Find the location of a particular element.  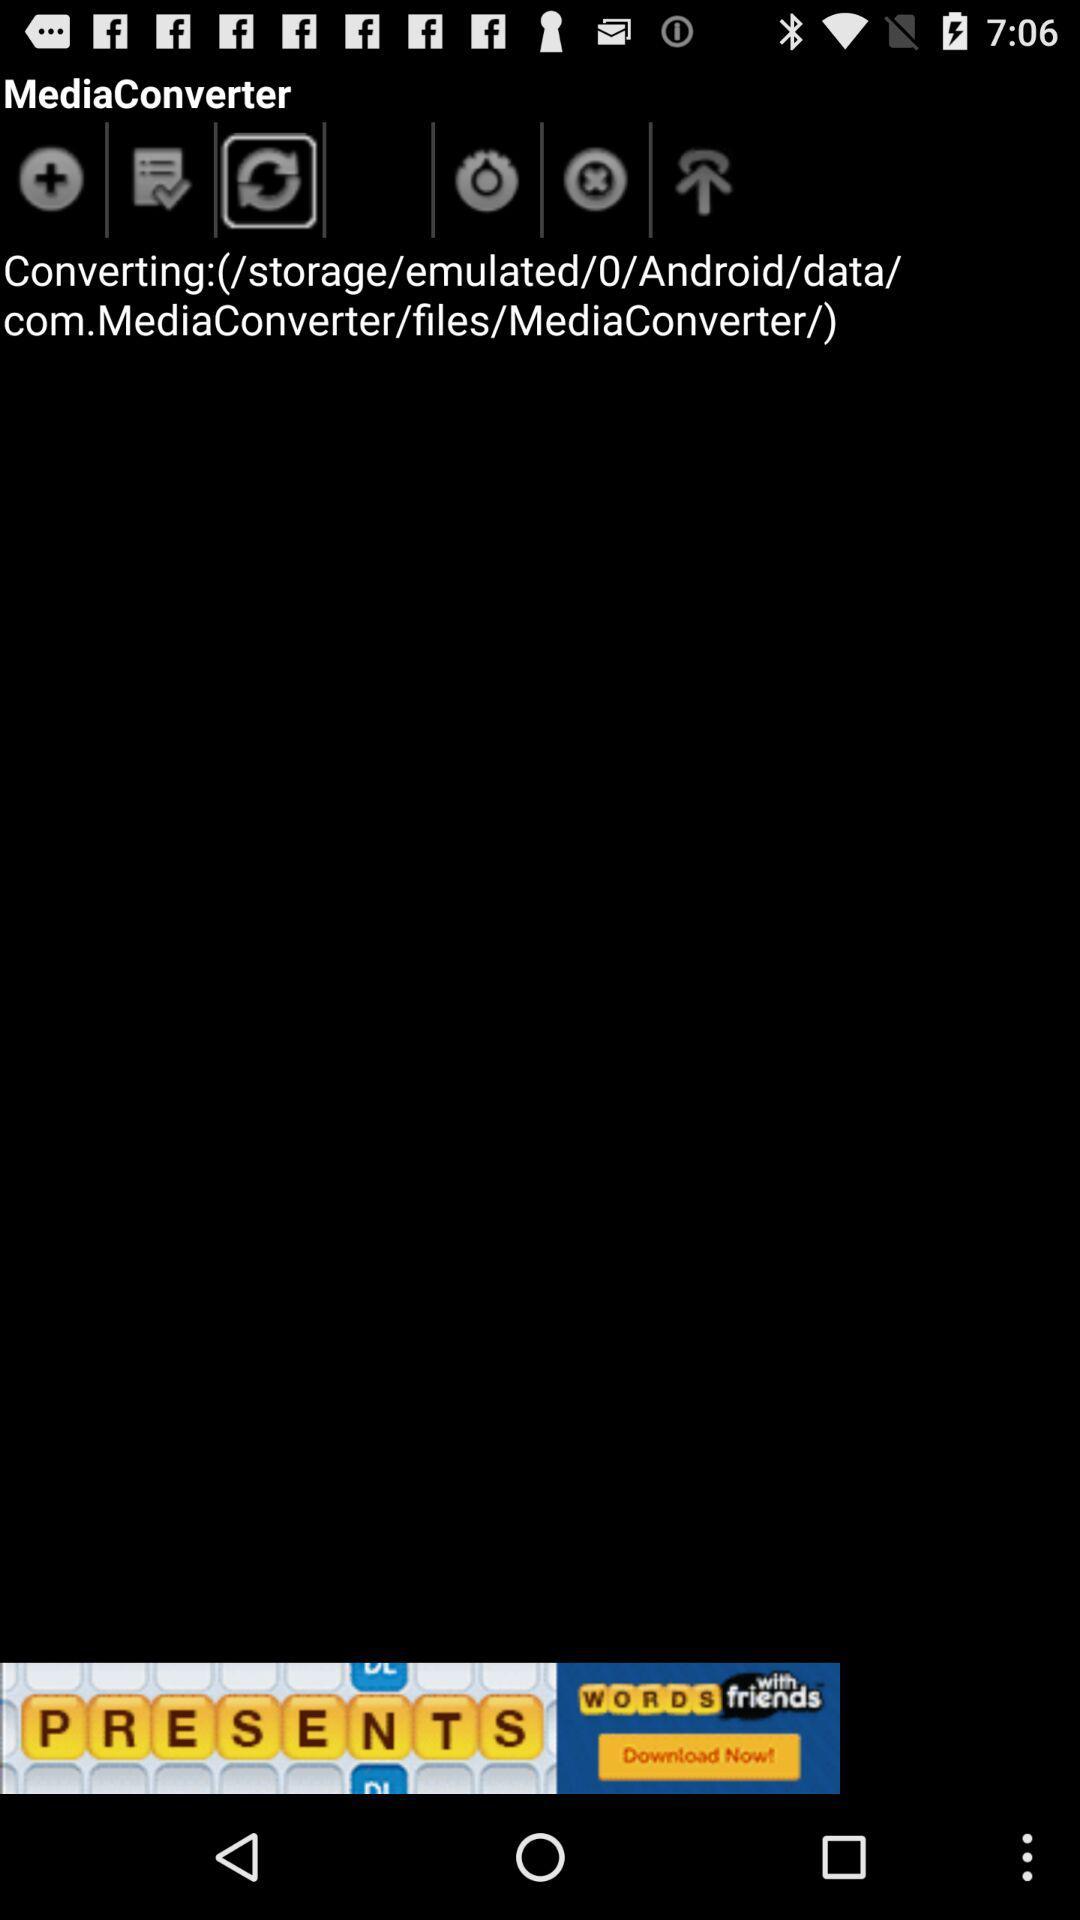

the refresh icon is located at coordinates (270, 198).